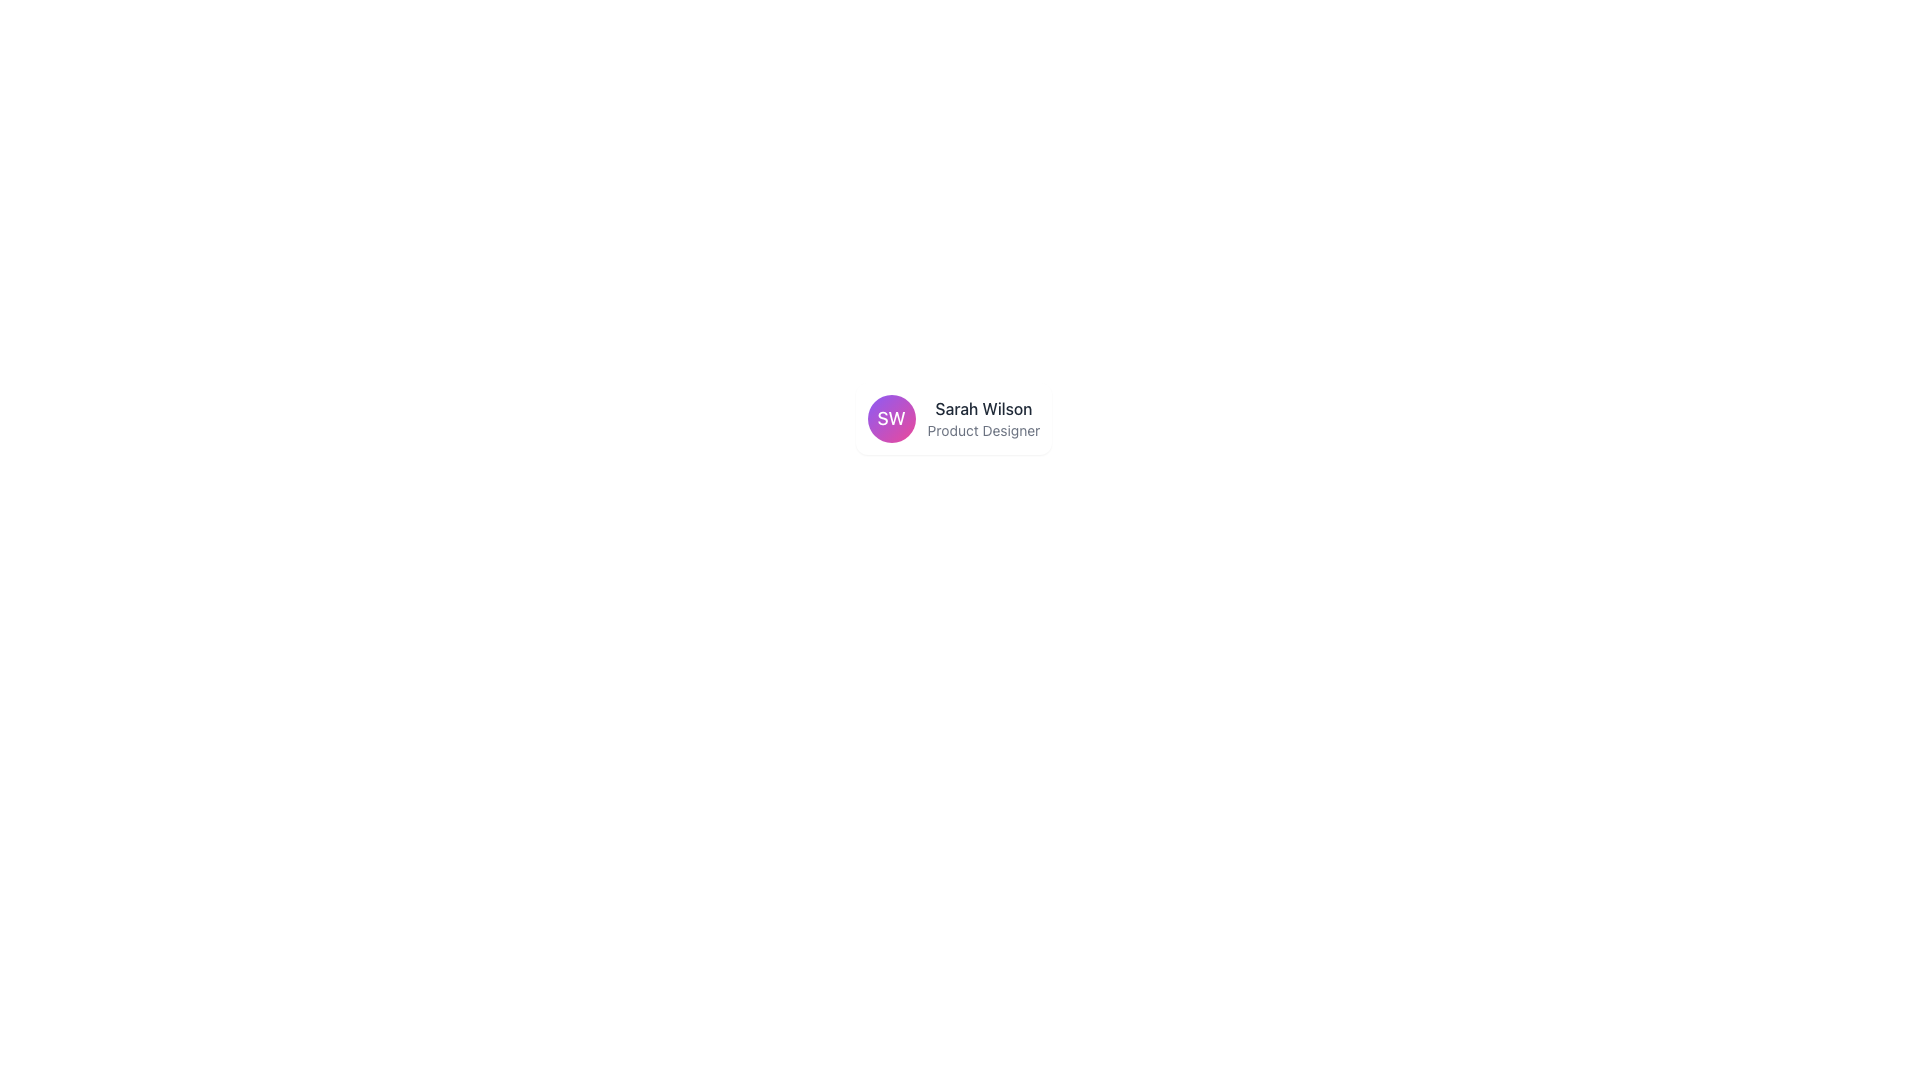  What do you see at coordinates (983, 407) in the screenshot?
I see `the static text label displaying the name 'Sarah Wilson', which is centrally positioned in the information card and is the first line of text` at bounding box center [983, 407].